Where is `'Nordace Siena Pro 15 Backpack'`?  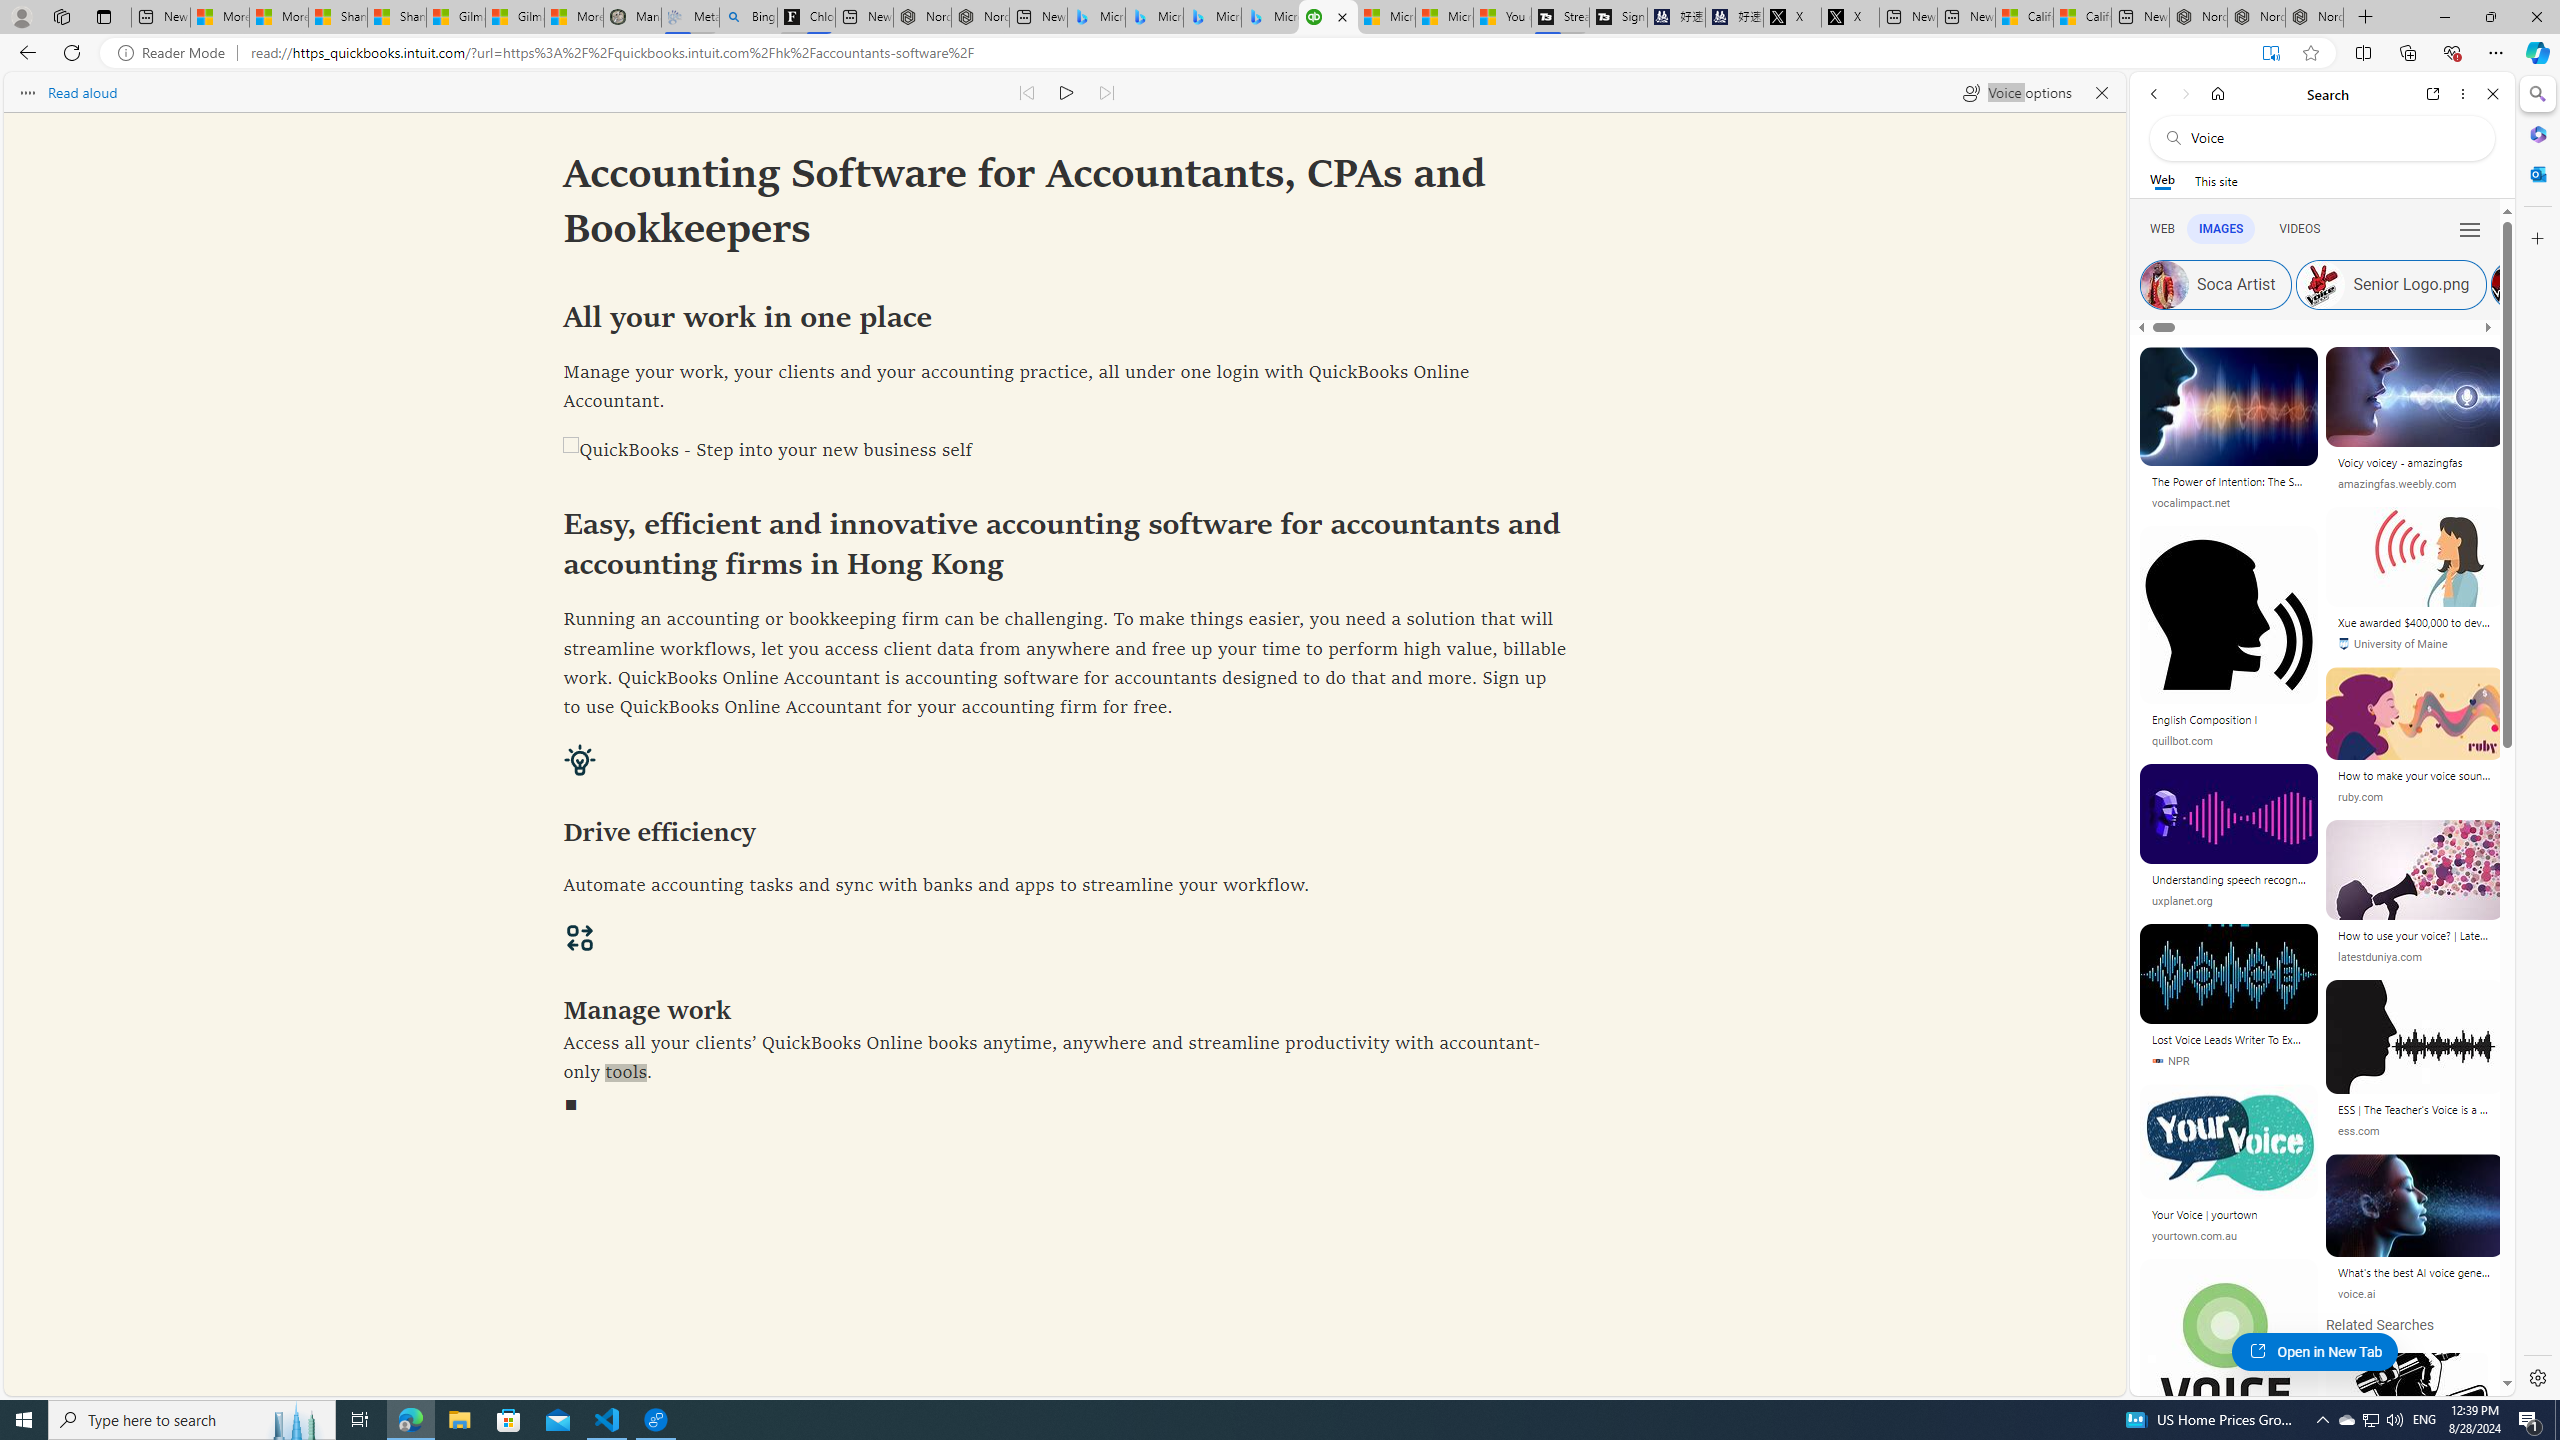
'Nordace Siena Pro 15 Backpack' is located at coordinates (2255, 16).